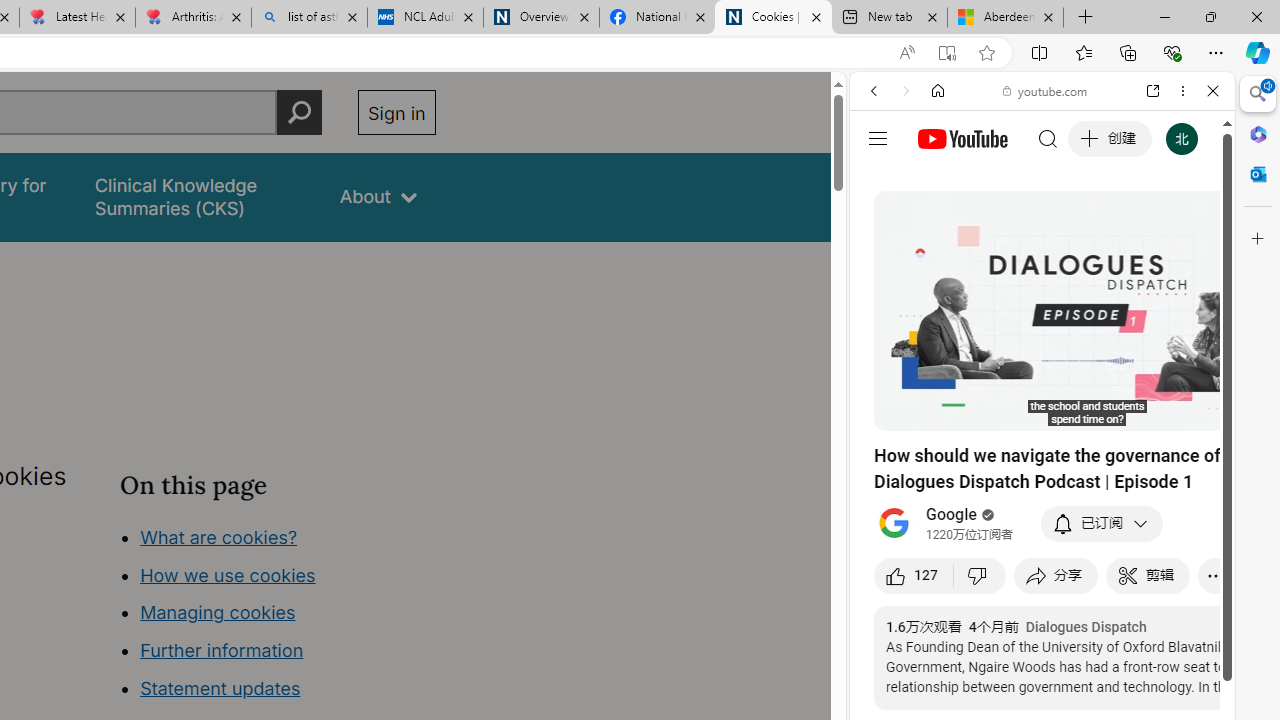 Image resolution: width=1280 pixels, height=720 pixels. I want to click on 'SEARCH TOOLS', so click(1092, 227).